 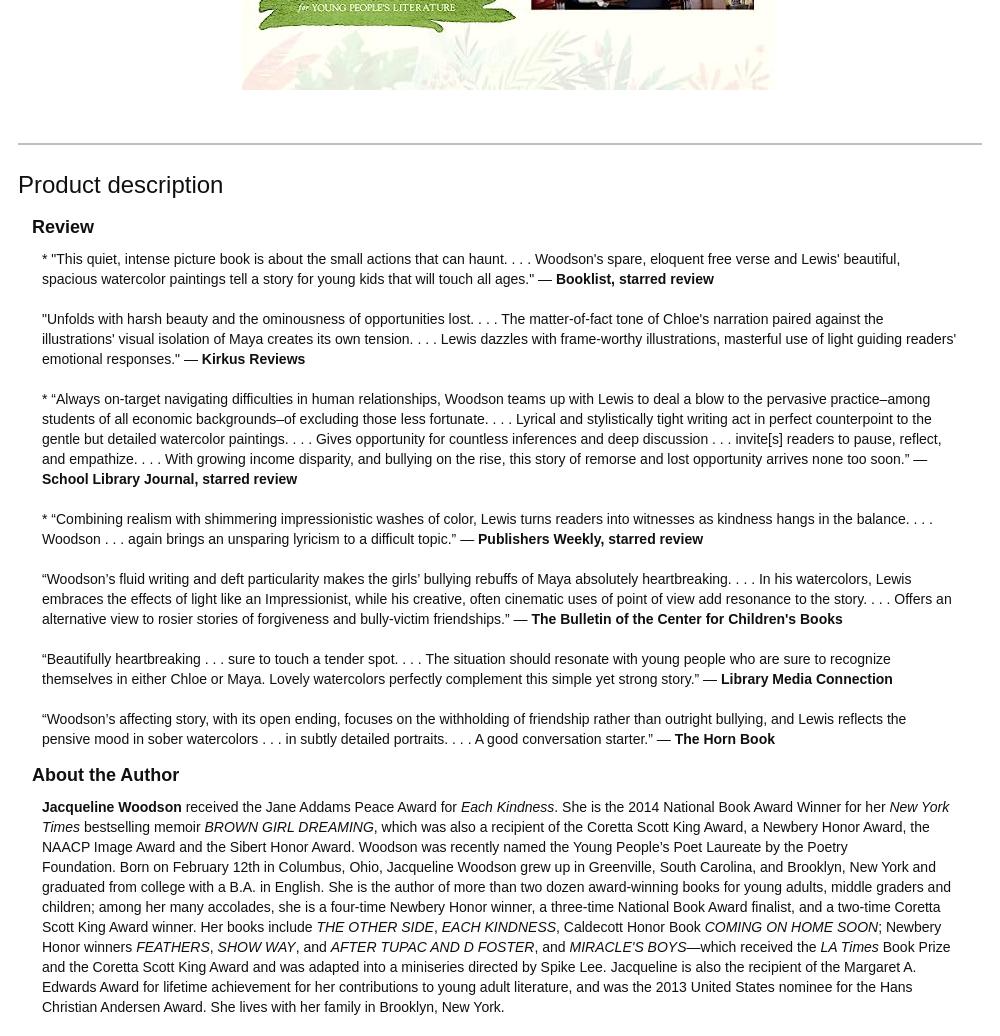 I want to click on '* “Combining realism with shimmering impressionistic washes of color, Lewis turns readers into witnesses as kindness hangs in the balance. . . . Woodson . . . again brings an unsparing lyricism to a difficult topic.” —', so click(x=486, y=528).